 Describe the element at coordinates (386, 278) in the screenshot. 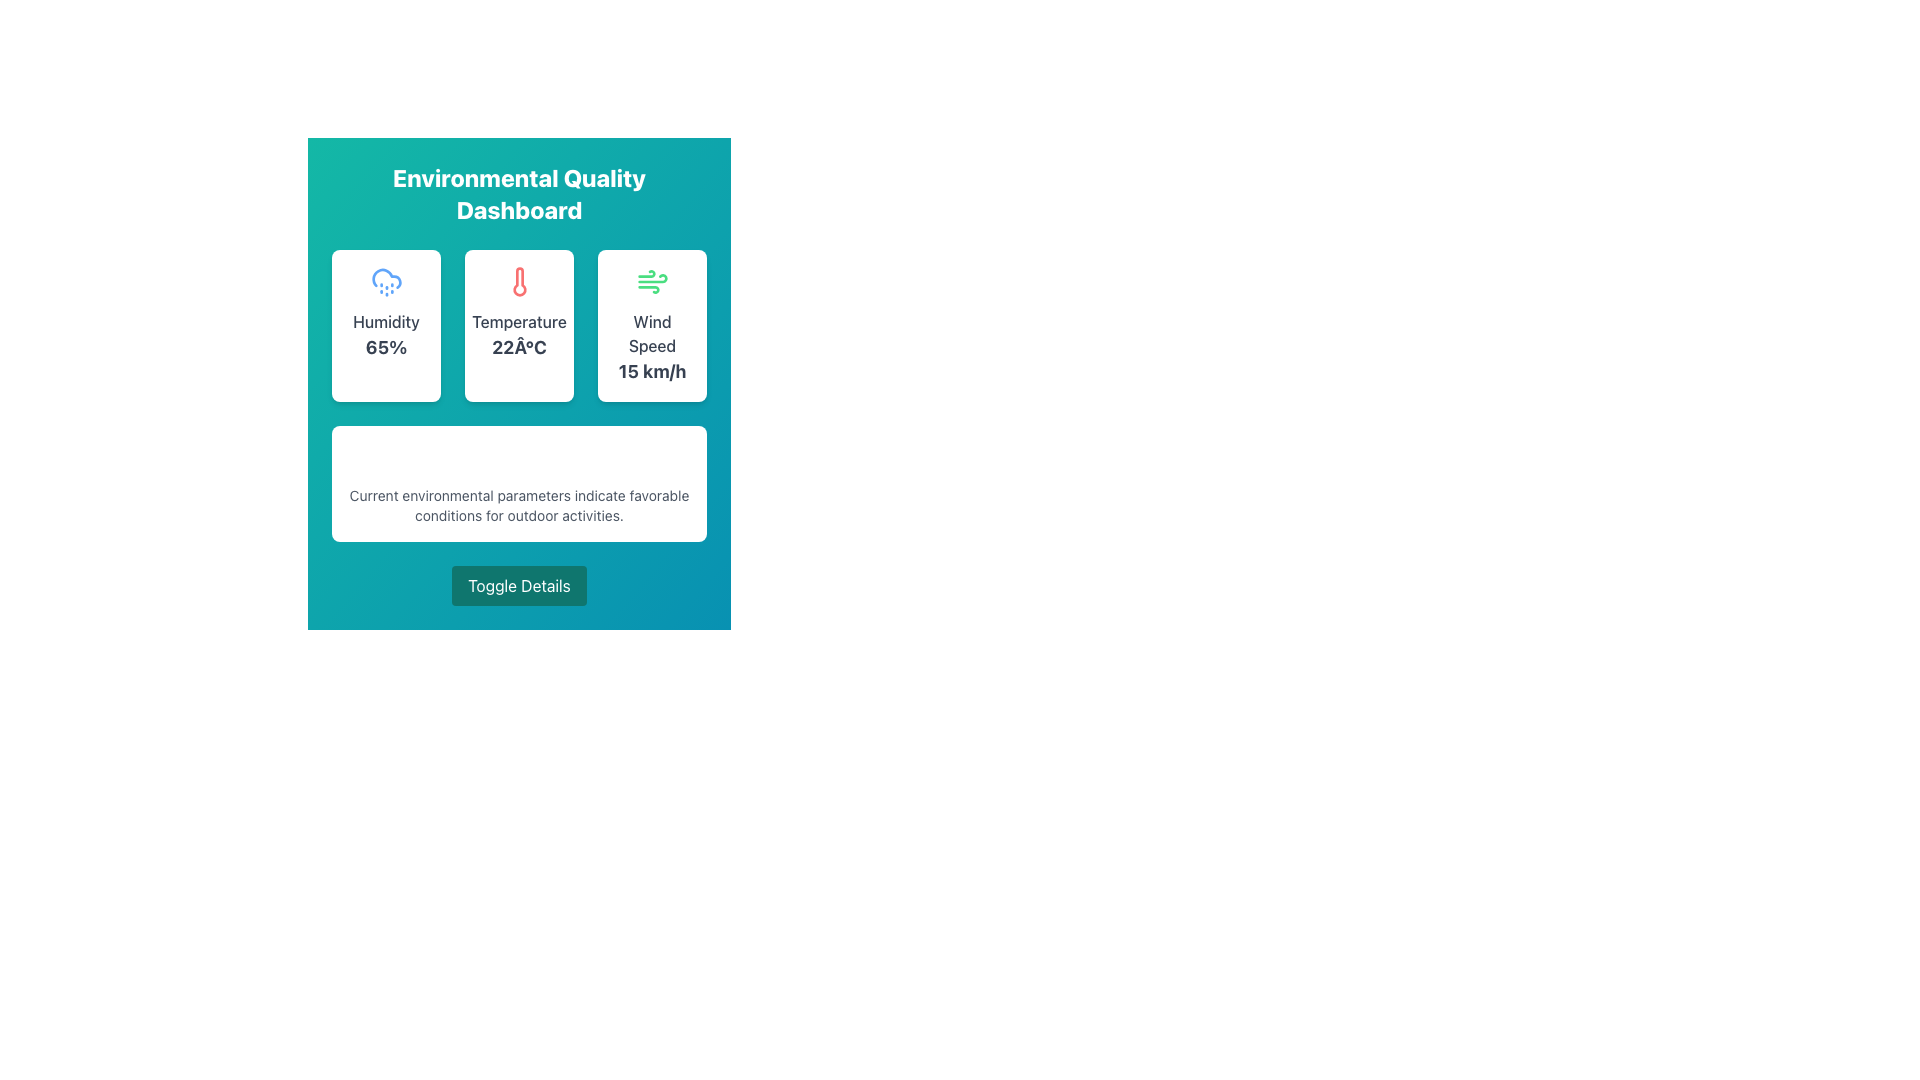

I see `the cloud-shaped icon with drizzle, styled in blue, located at the top-left corner of the 'Humidity 65%' dashboard card` at that location.